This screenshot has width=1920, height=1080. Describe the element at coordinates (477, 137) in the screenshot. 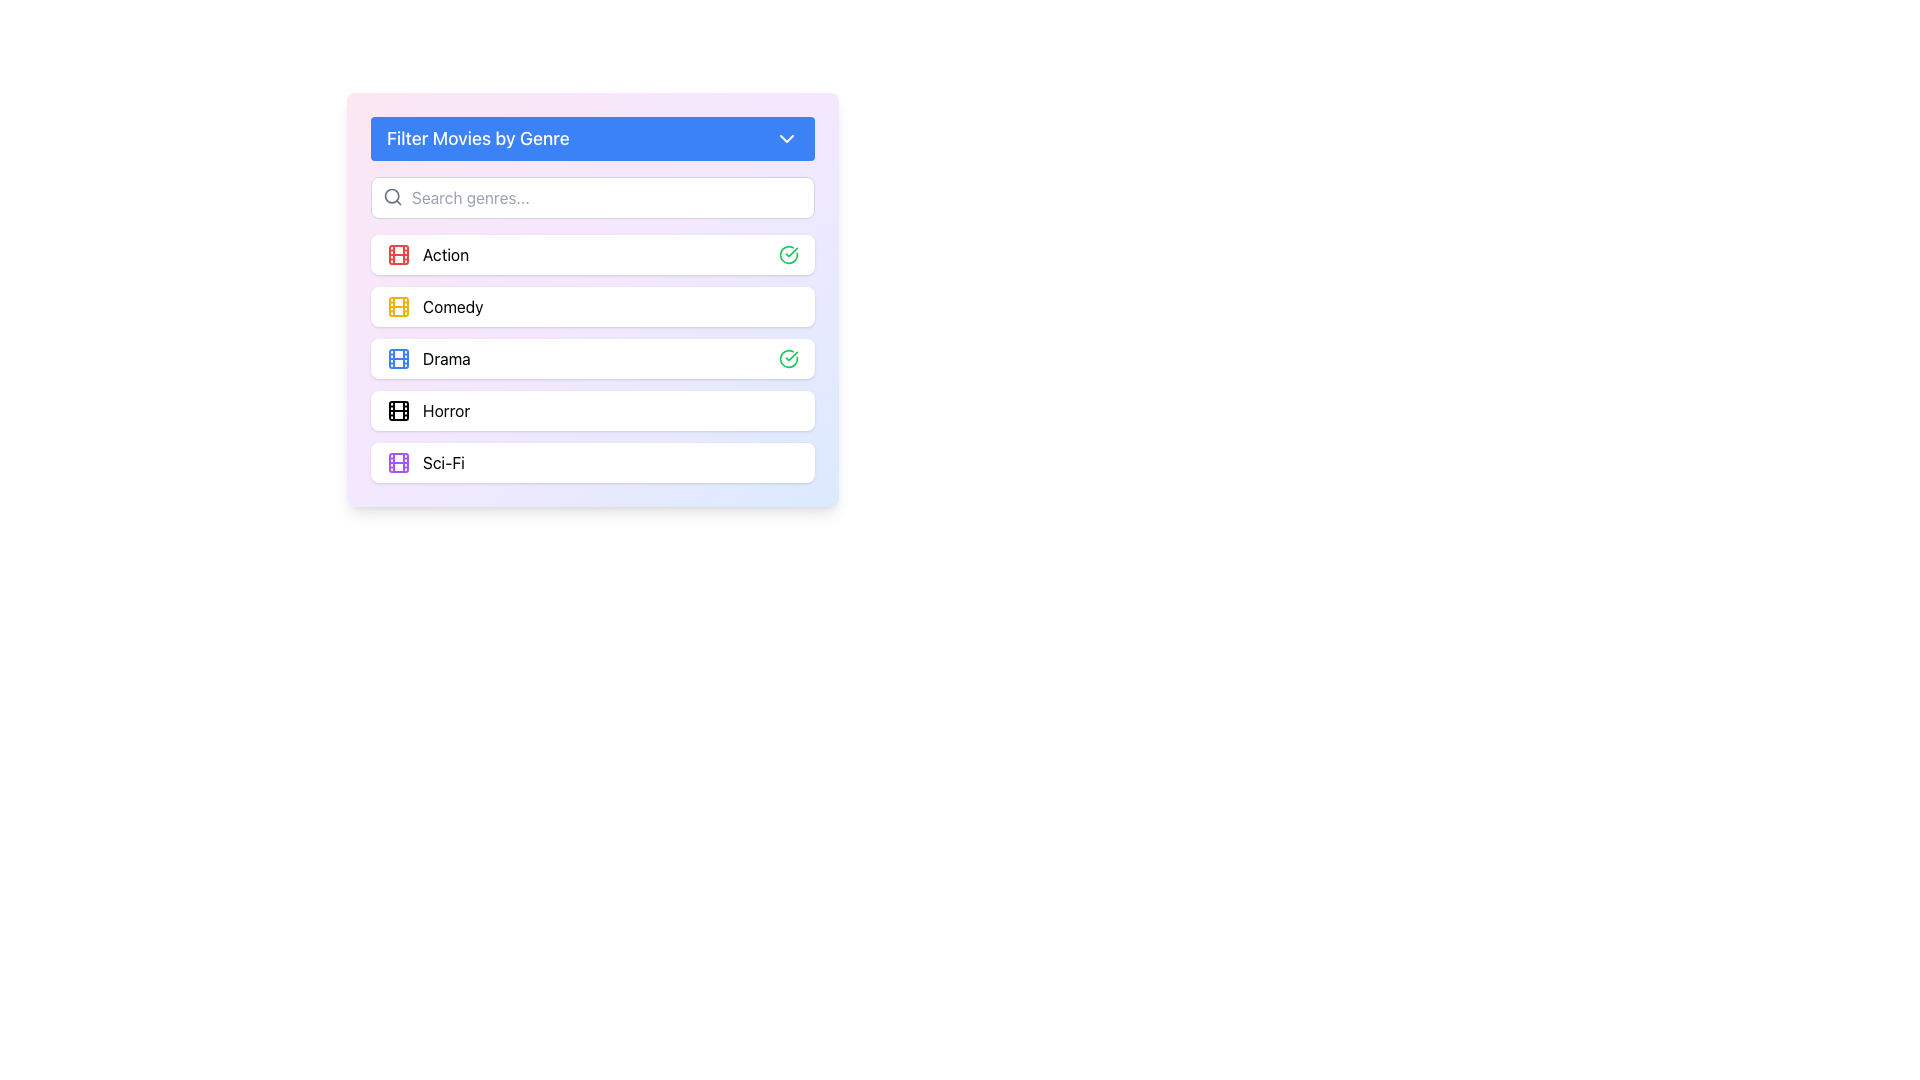

I see `the prominent text label reading 'Filter Movies by Genre' located at the top of the genre filtering interface, styled in bold within a blue rectangular section` at that location.